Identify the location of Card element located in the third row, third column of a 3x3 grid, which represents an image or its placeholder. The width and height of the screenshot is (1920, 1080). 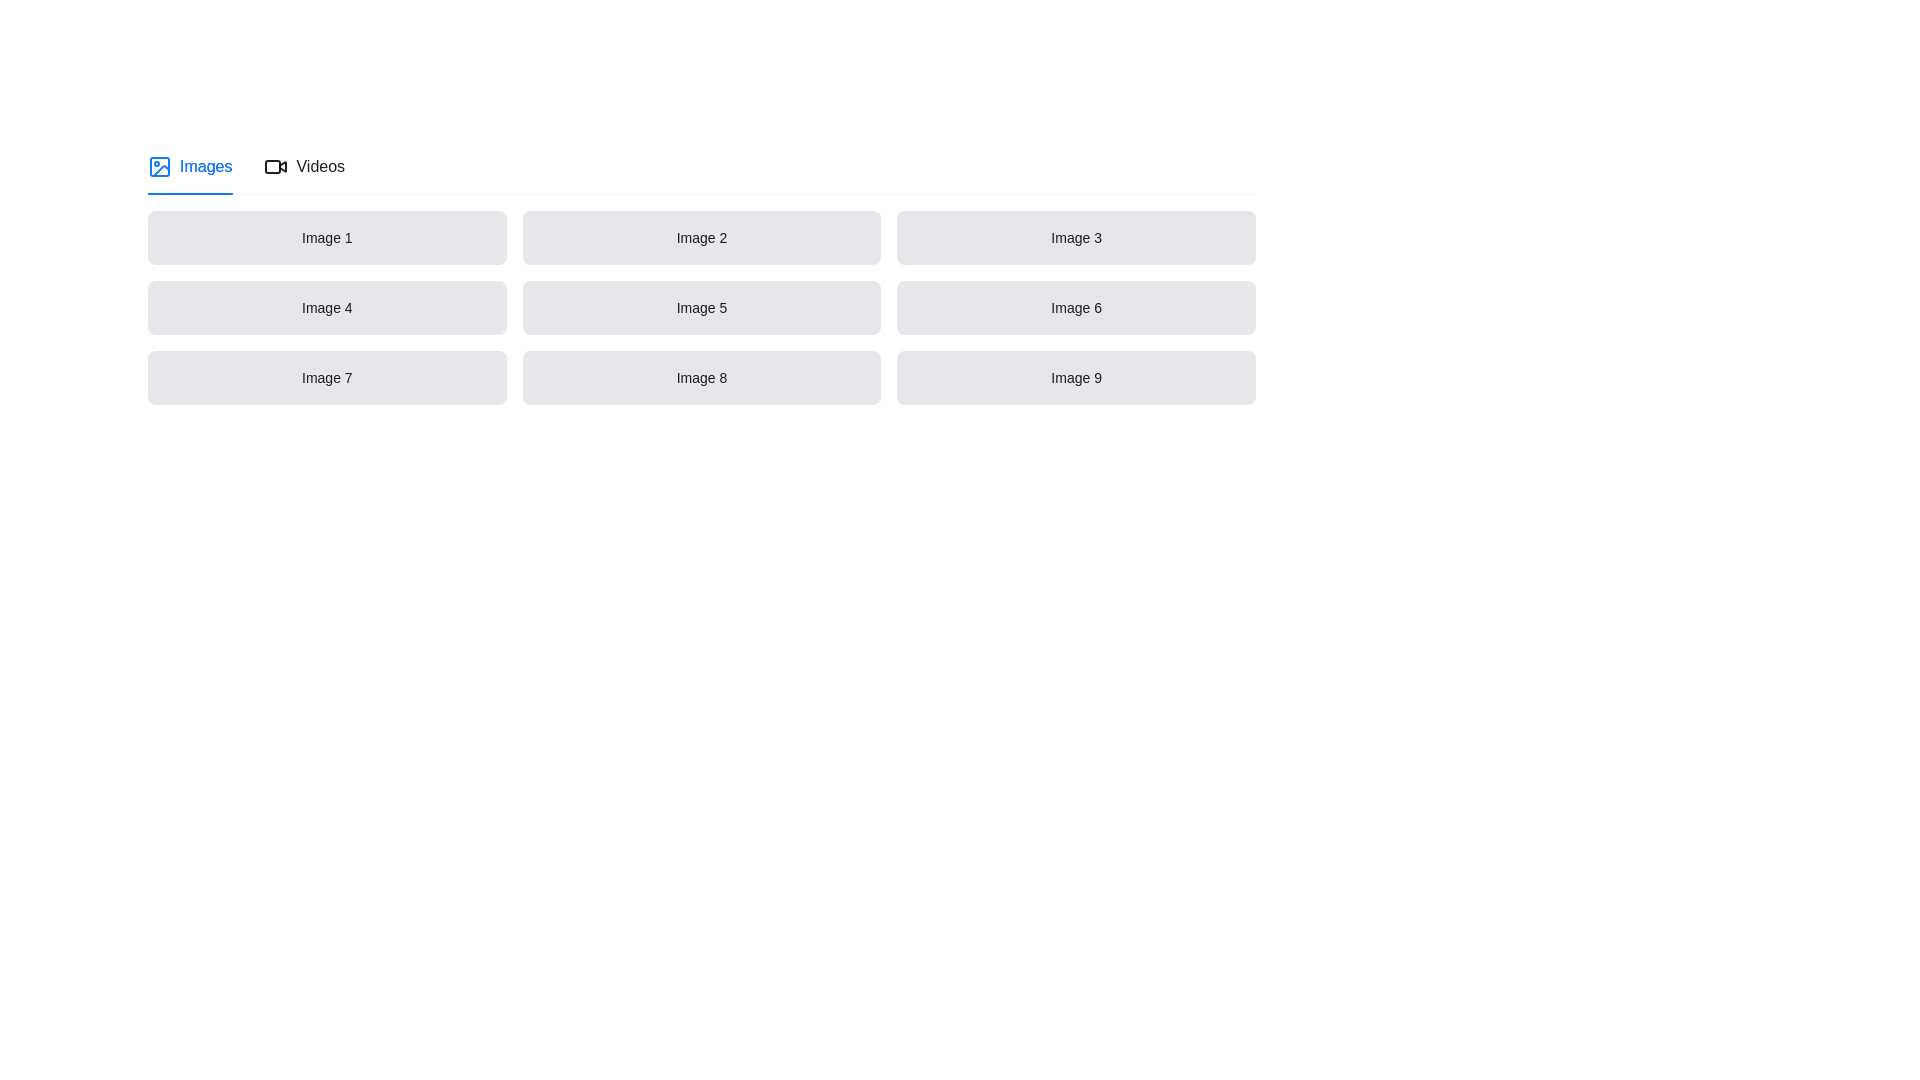
(1075, 378).